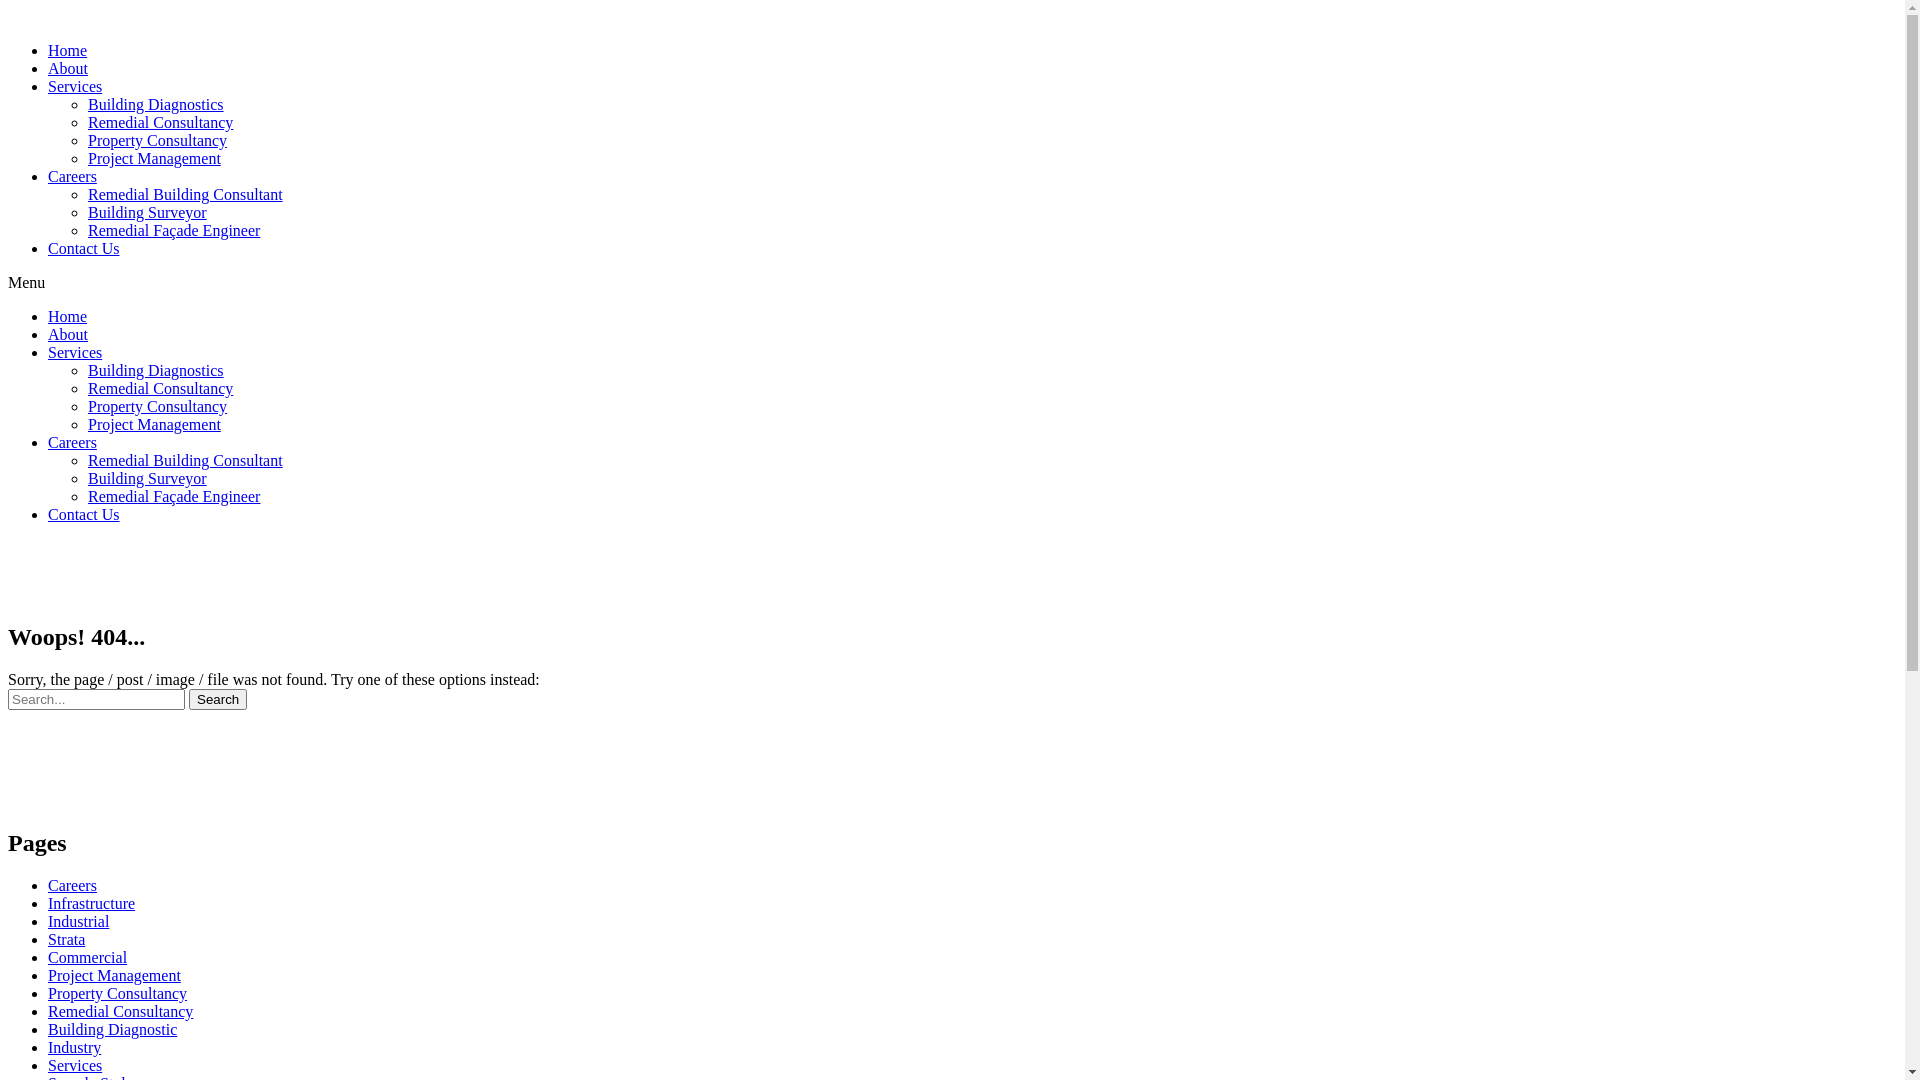 This screenshot has width=1920, height=1080. I want to click on 'Building Diagnostics', so click(86, 104).